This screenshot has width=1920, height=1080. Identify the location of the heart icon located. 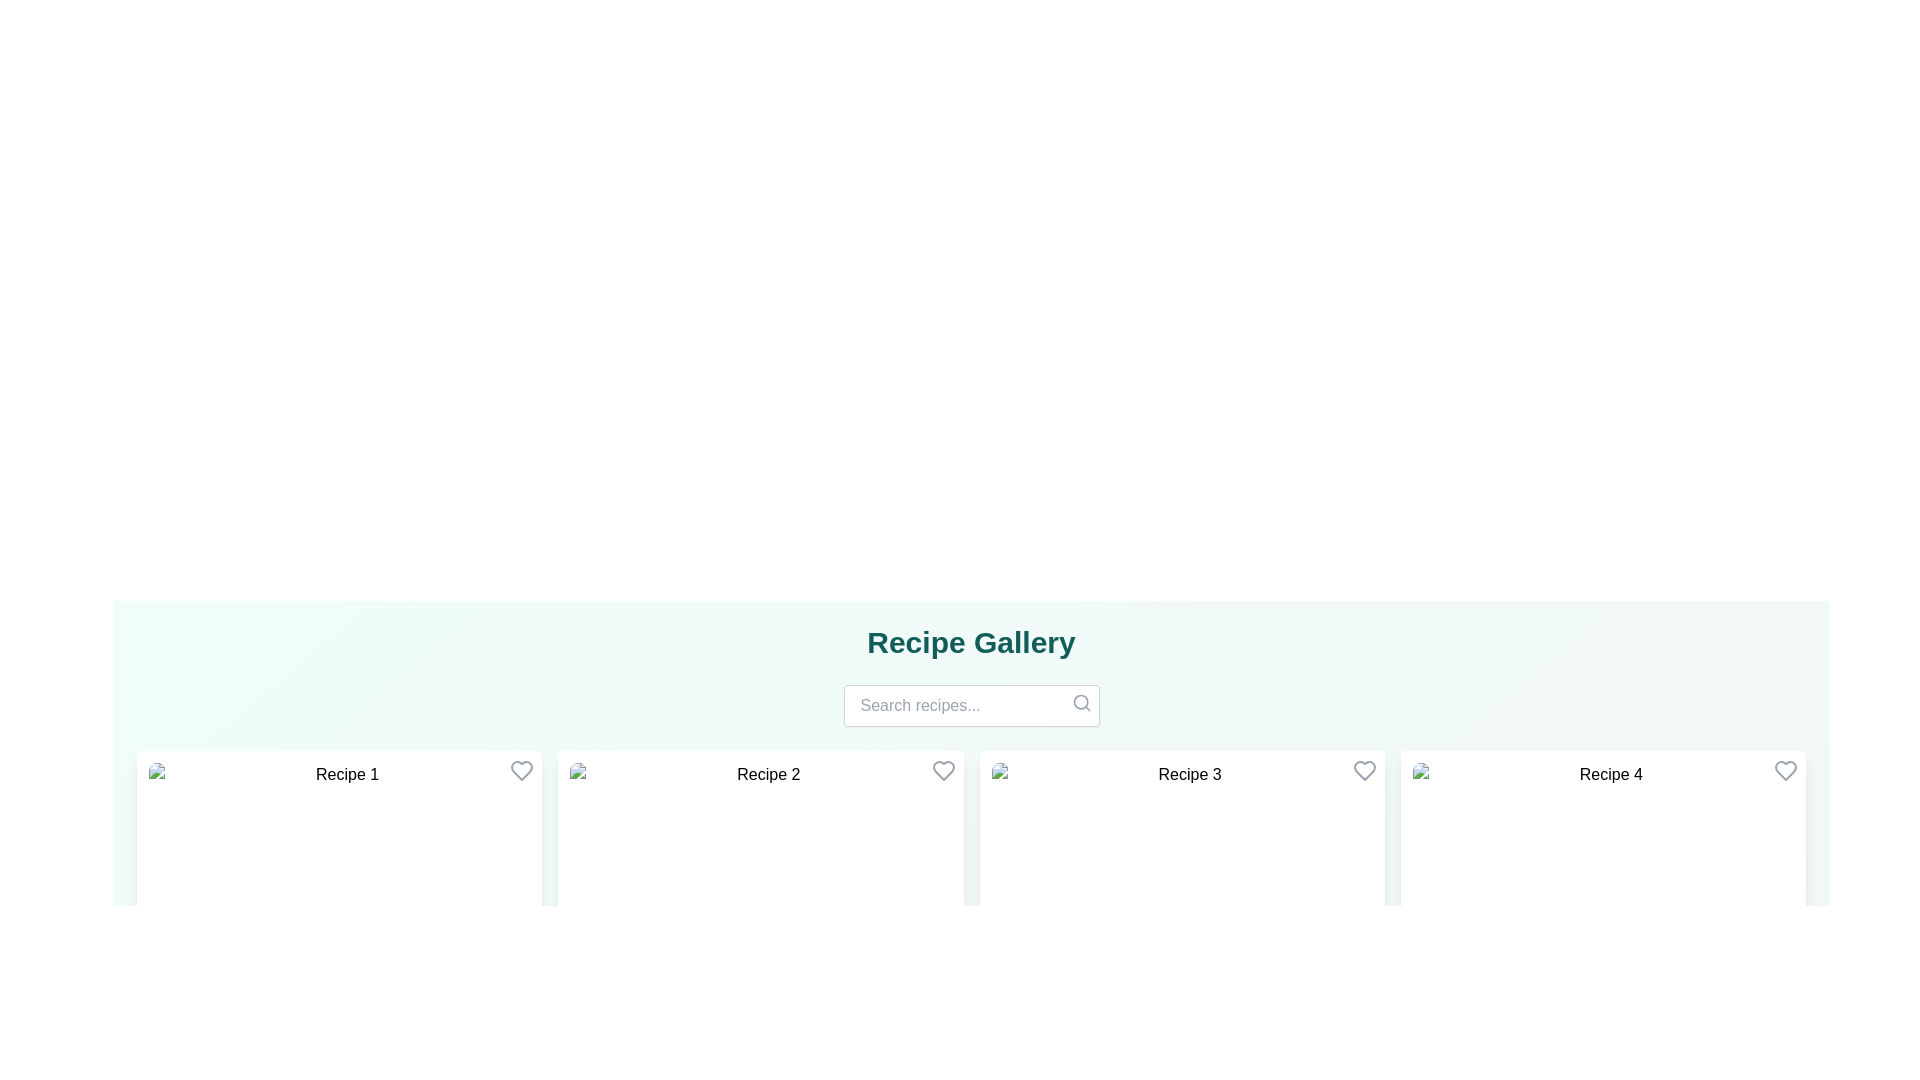
(1363, 770).